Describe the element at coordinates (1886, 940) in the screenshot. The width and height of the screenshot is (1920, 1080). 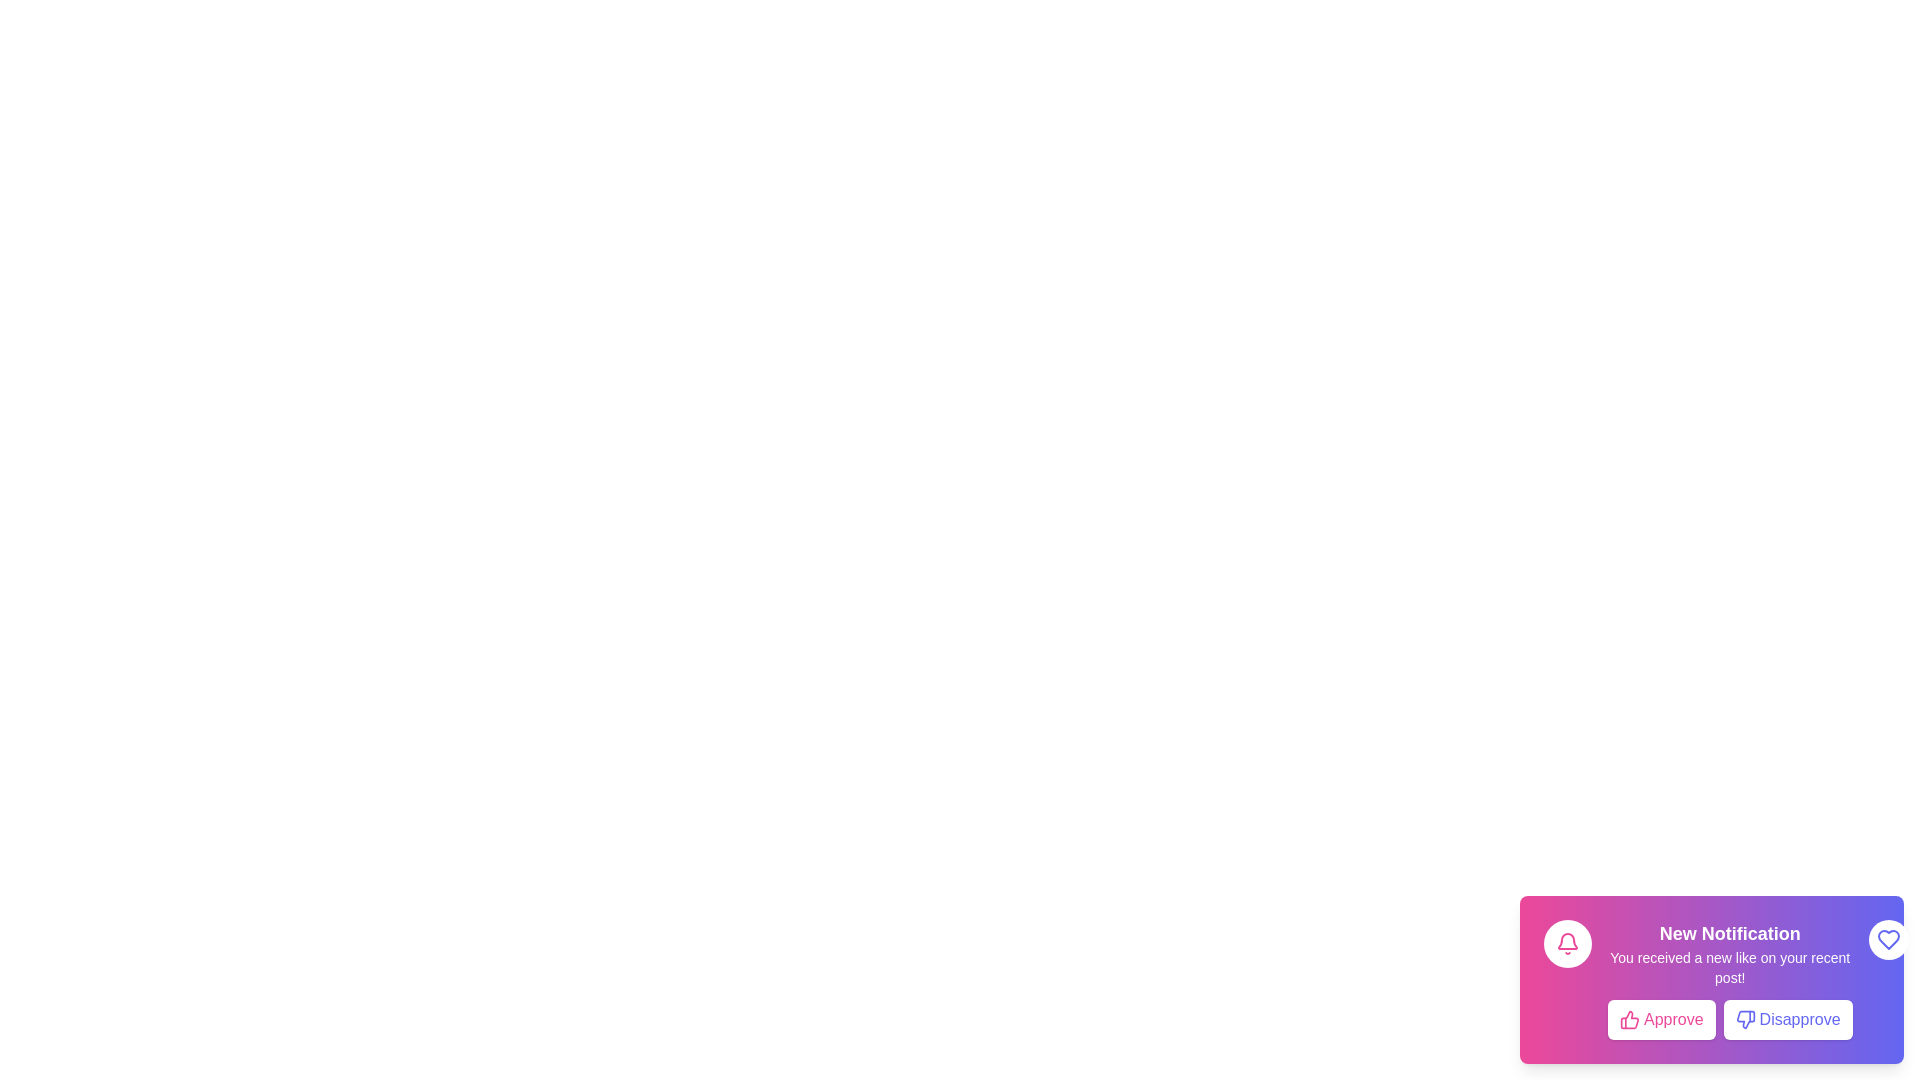
I see `the close button of the snackbar to close it` at that location.